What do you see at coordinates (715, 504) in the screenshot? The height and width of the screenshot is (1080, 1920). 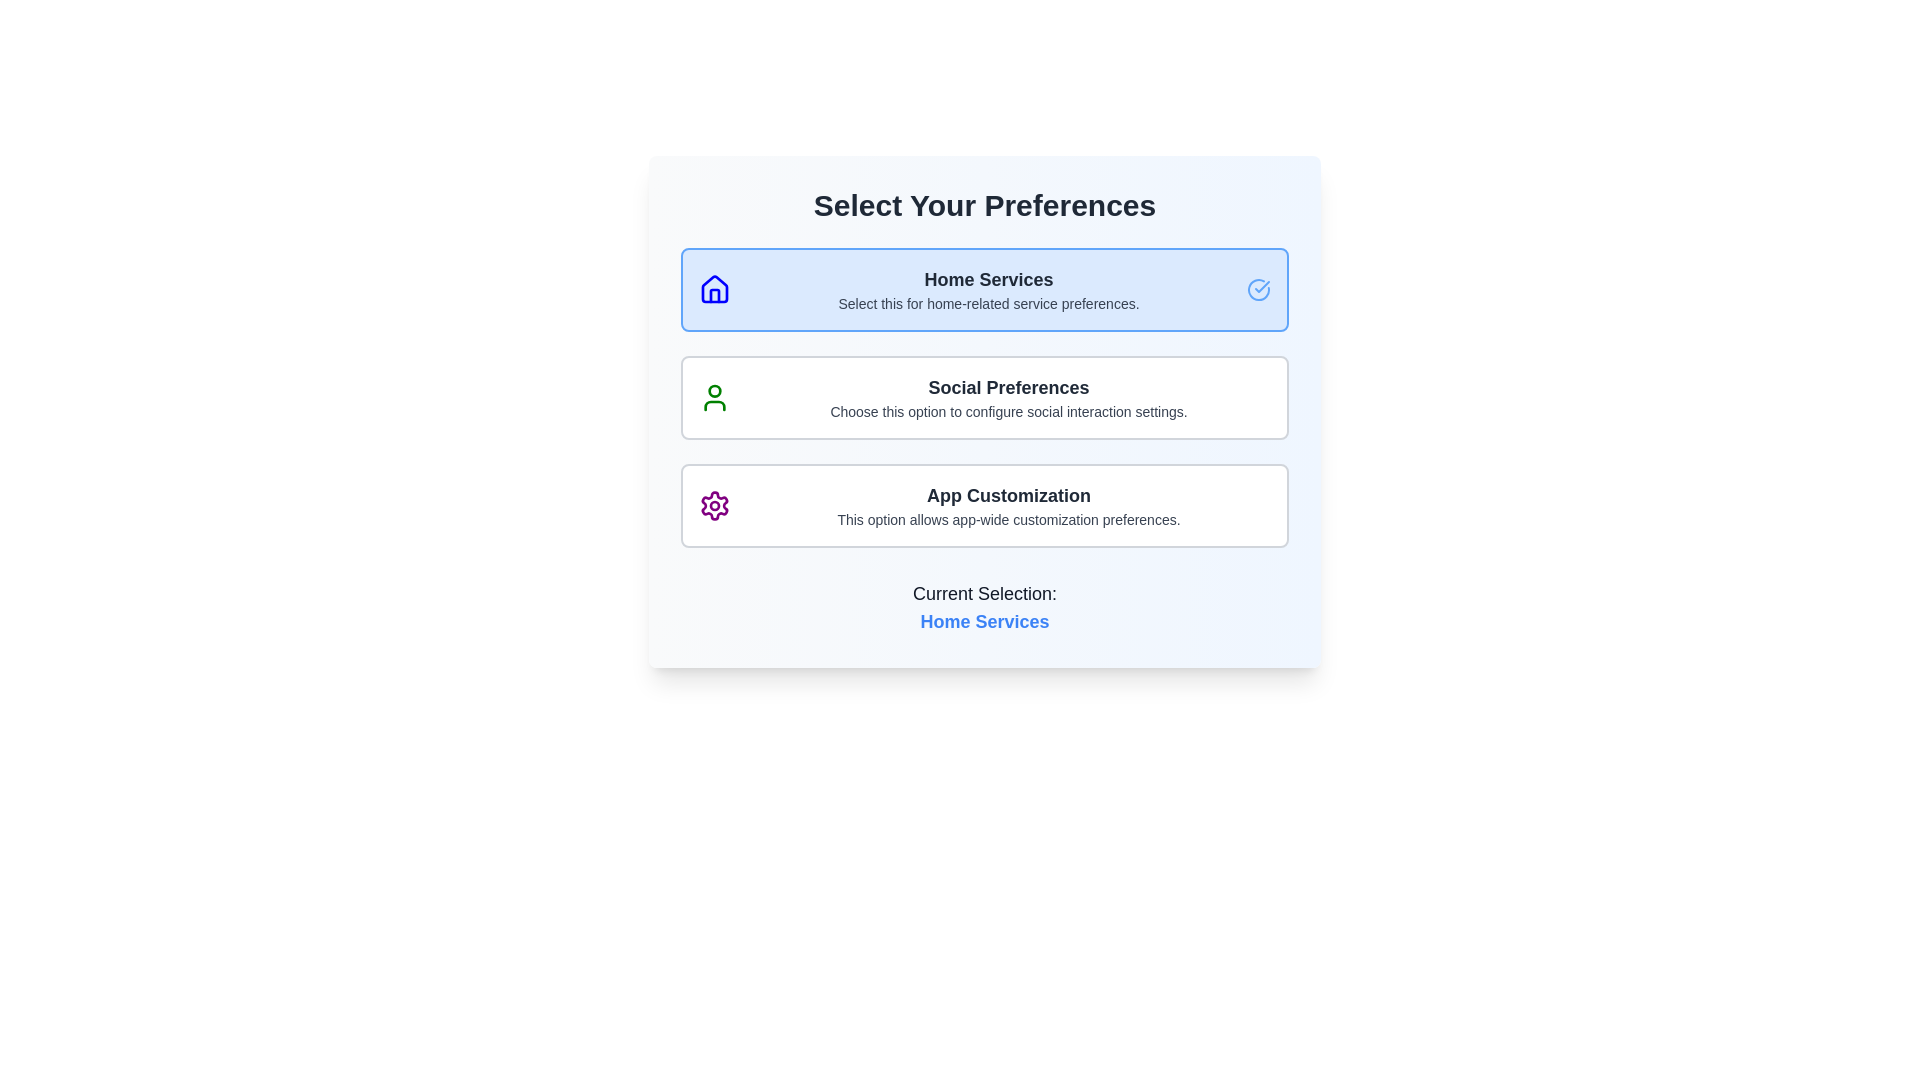 I see `the gear icon located at the top-left corner of the 'App Customization' option card to indicate activation` at bounding box center [715, 504].